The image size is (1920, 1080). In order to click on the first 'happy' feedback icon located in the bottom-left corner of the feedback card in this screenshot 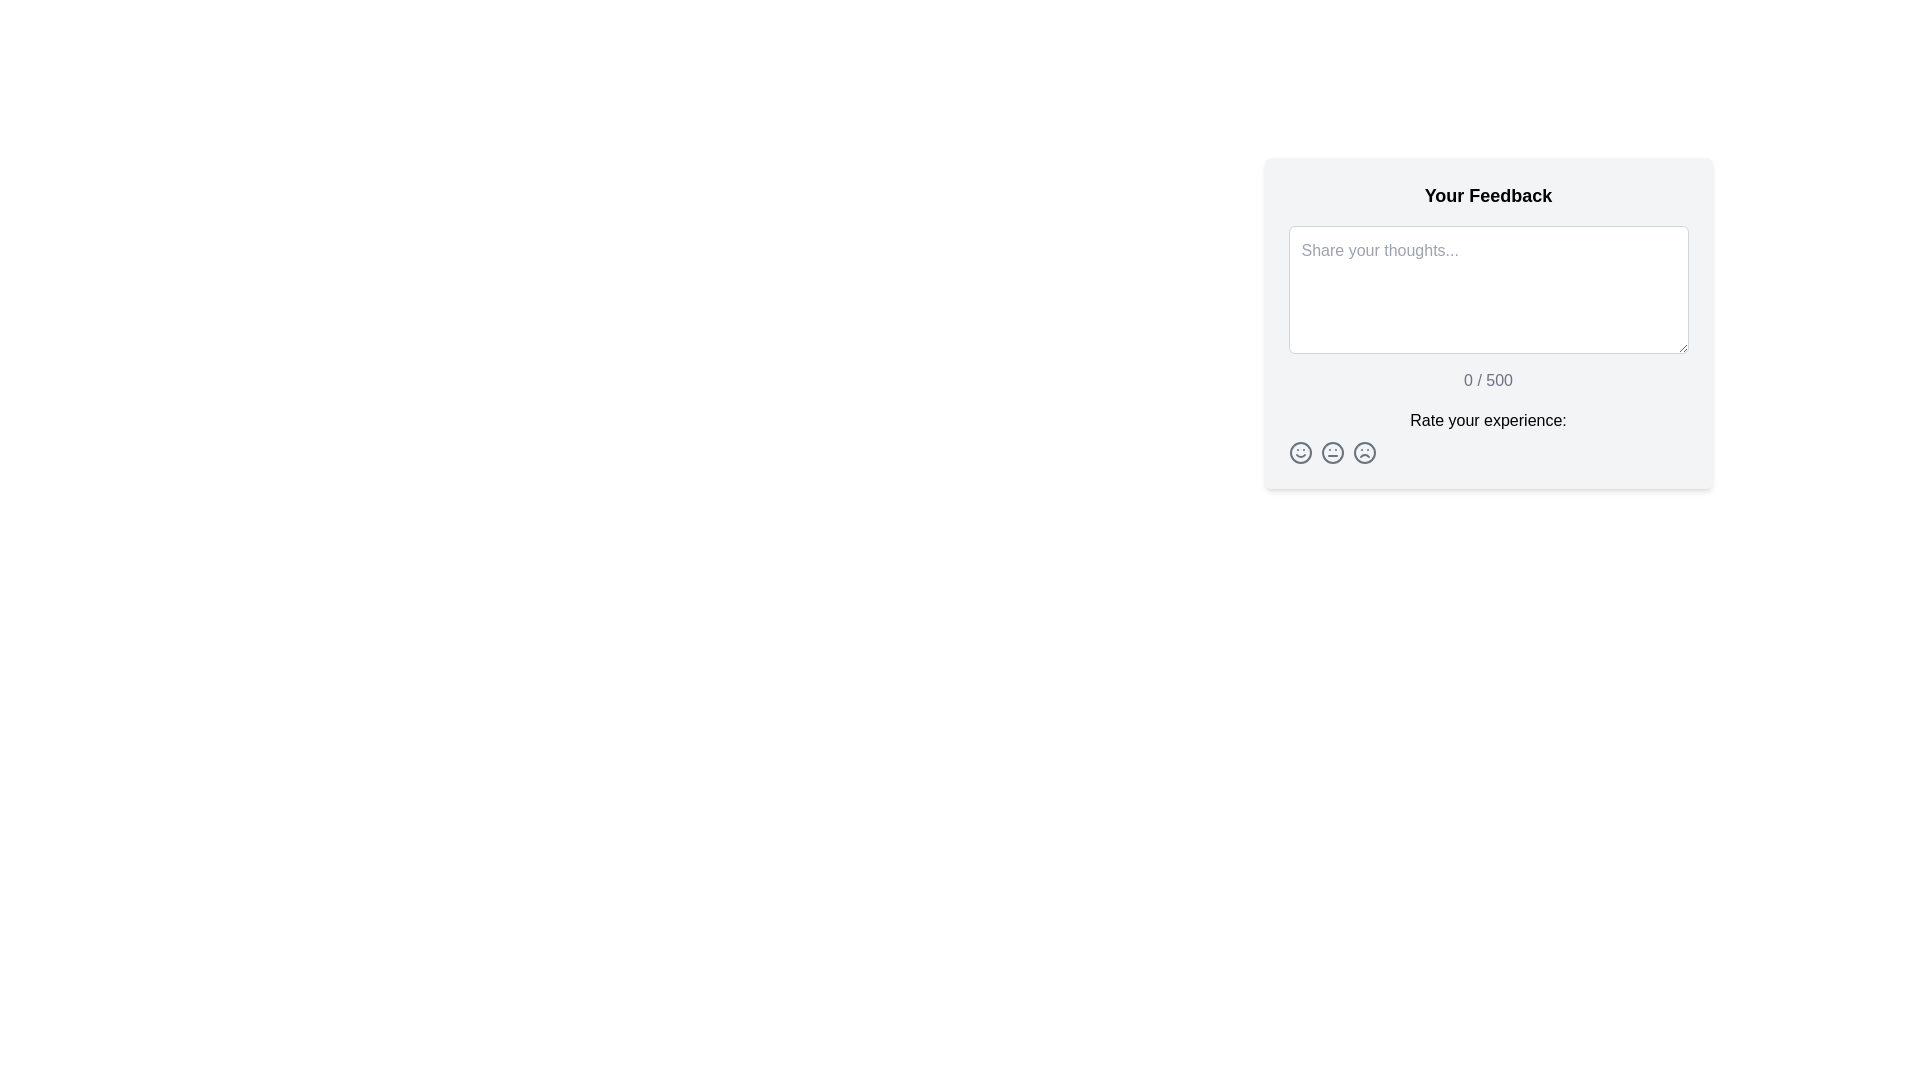, I will do `click(1300, 452)`.